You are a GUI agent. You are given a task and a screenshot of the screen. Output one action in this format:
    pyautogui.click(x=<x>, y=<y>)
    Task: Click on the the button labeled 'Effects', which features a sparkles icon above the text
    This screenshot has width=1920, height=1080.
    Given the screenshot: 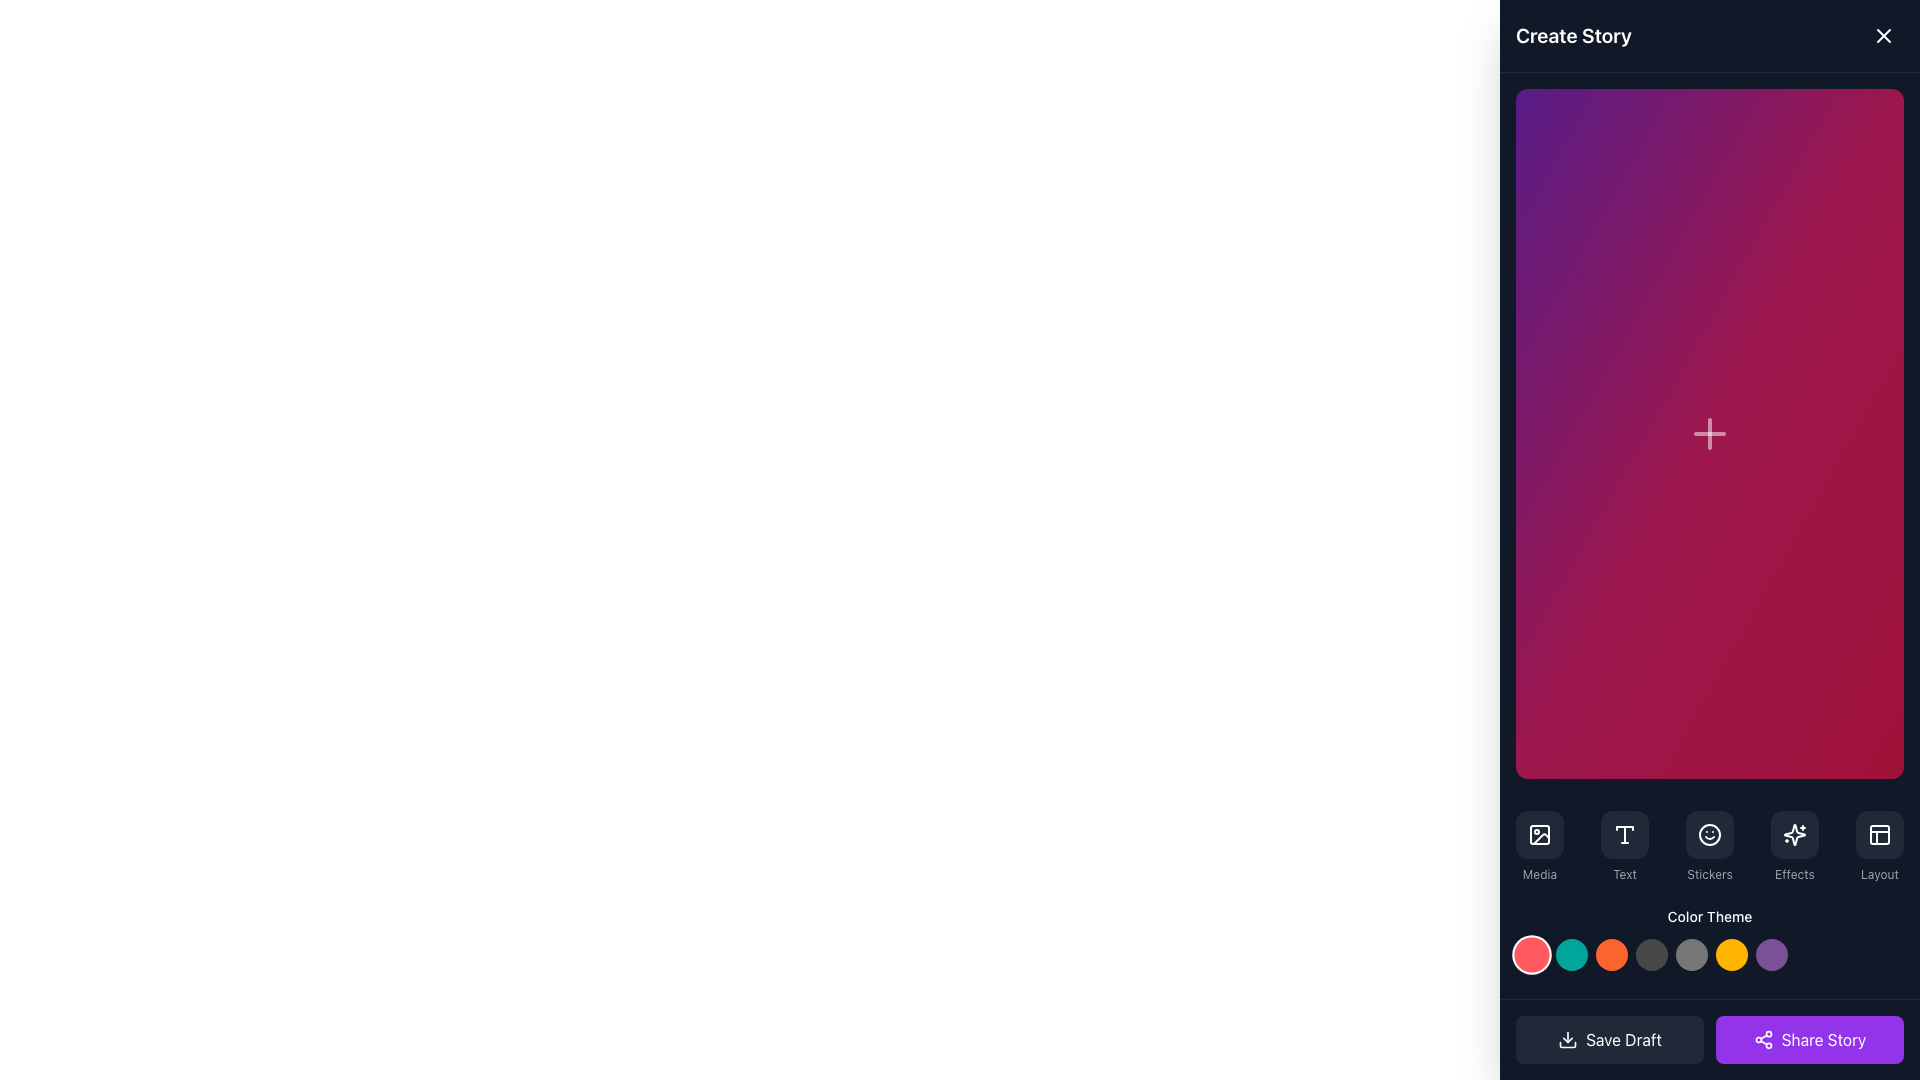 What is the action you would take?
    pyautogui.click(x=1795, y=845)
    